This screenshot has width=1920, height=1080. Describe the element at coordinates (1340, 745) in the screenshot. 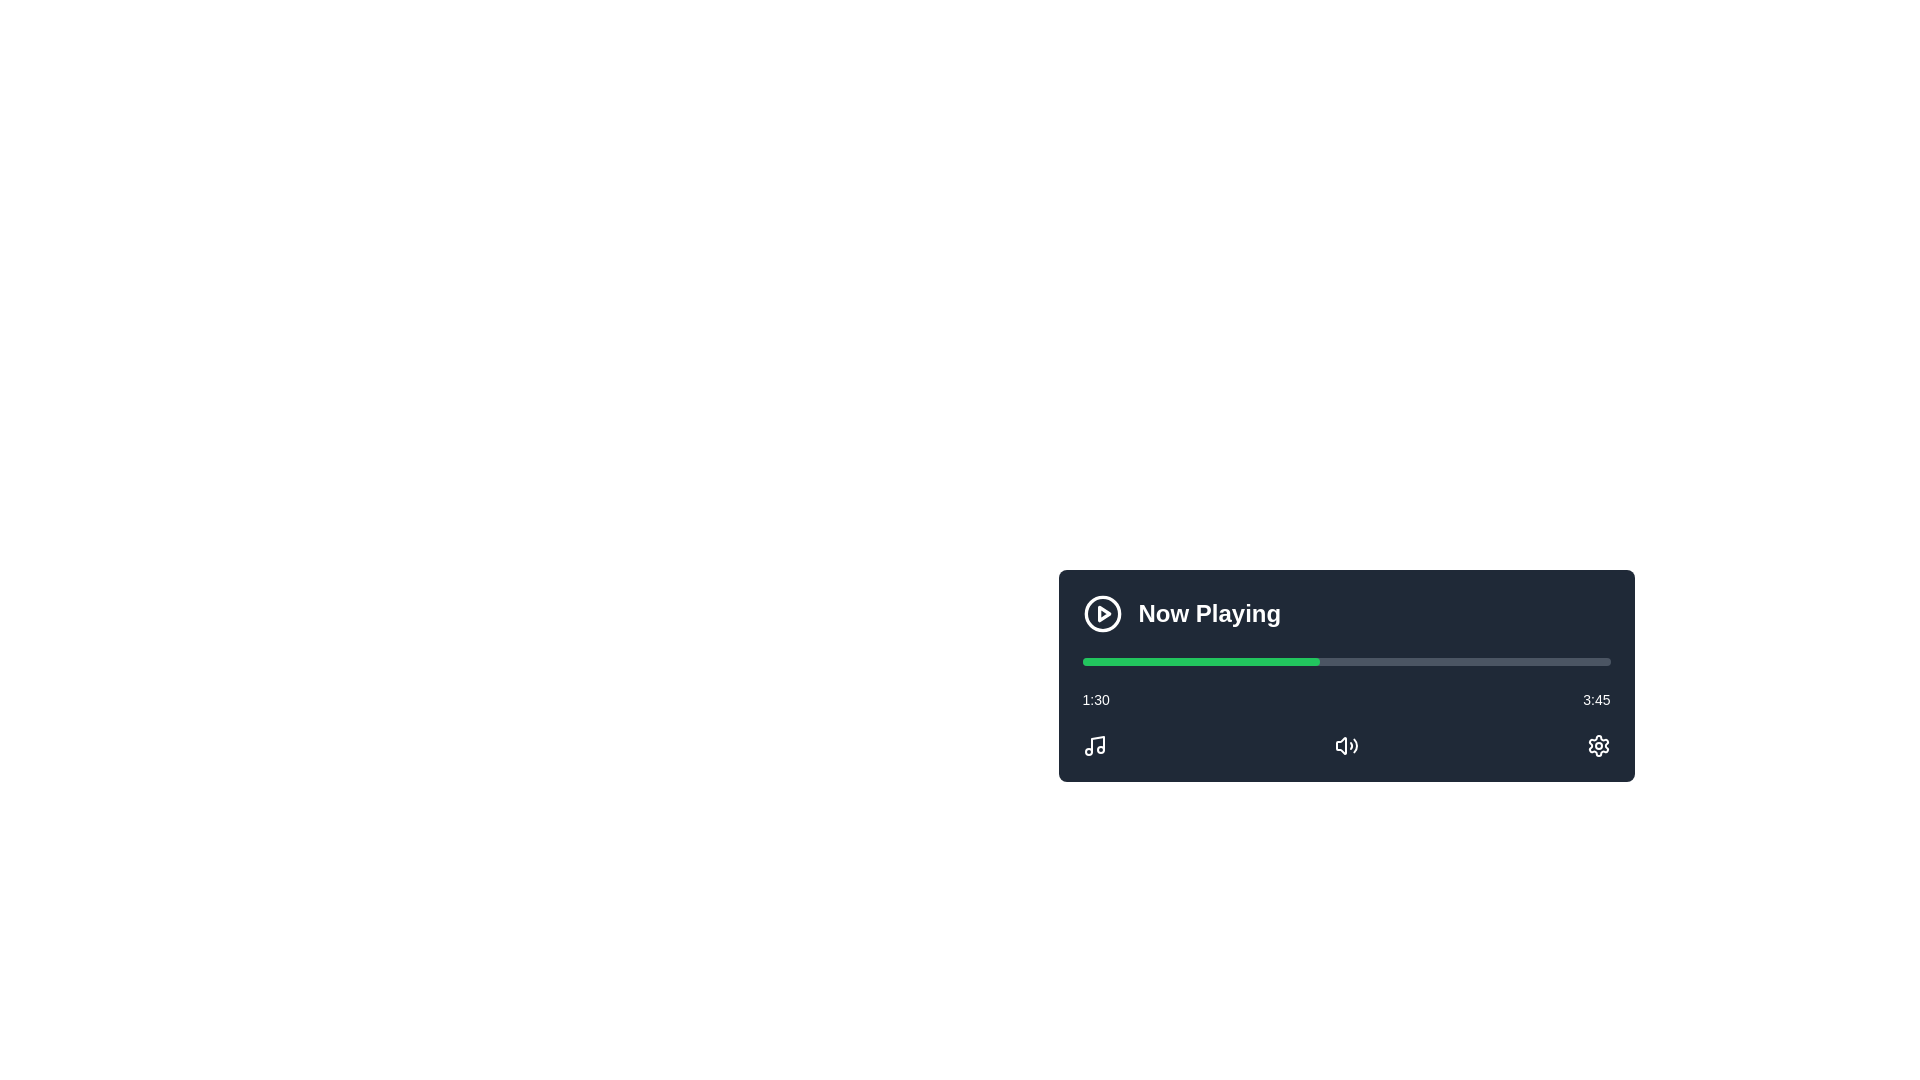

I see `the leftmost speaker icon in the volume control interface` at that location.